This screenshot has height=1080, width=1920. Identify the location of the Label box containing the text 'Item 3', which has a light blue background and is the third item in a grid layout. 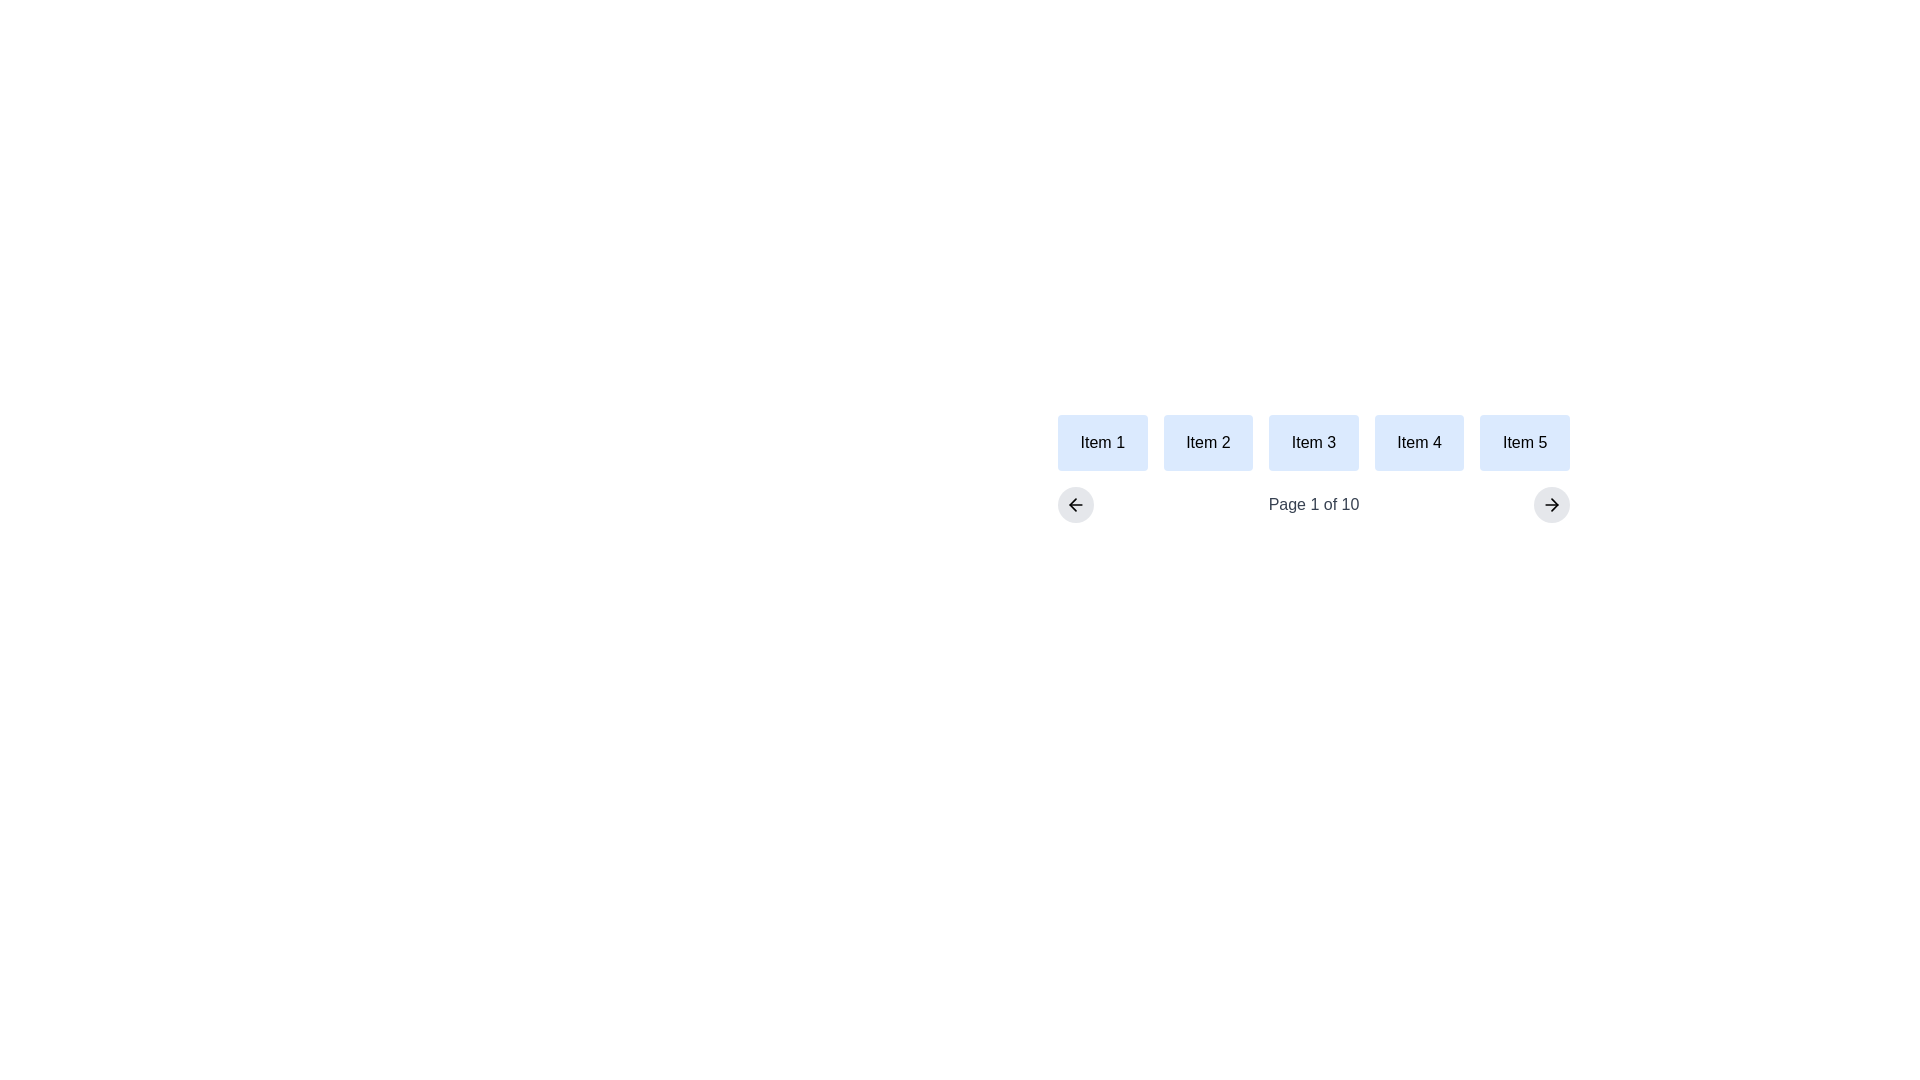
(1314, 442).